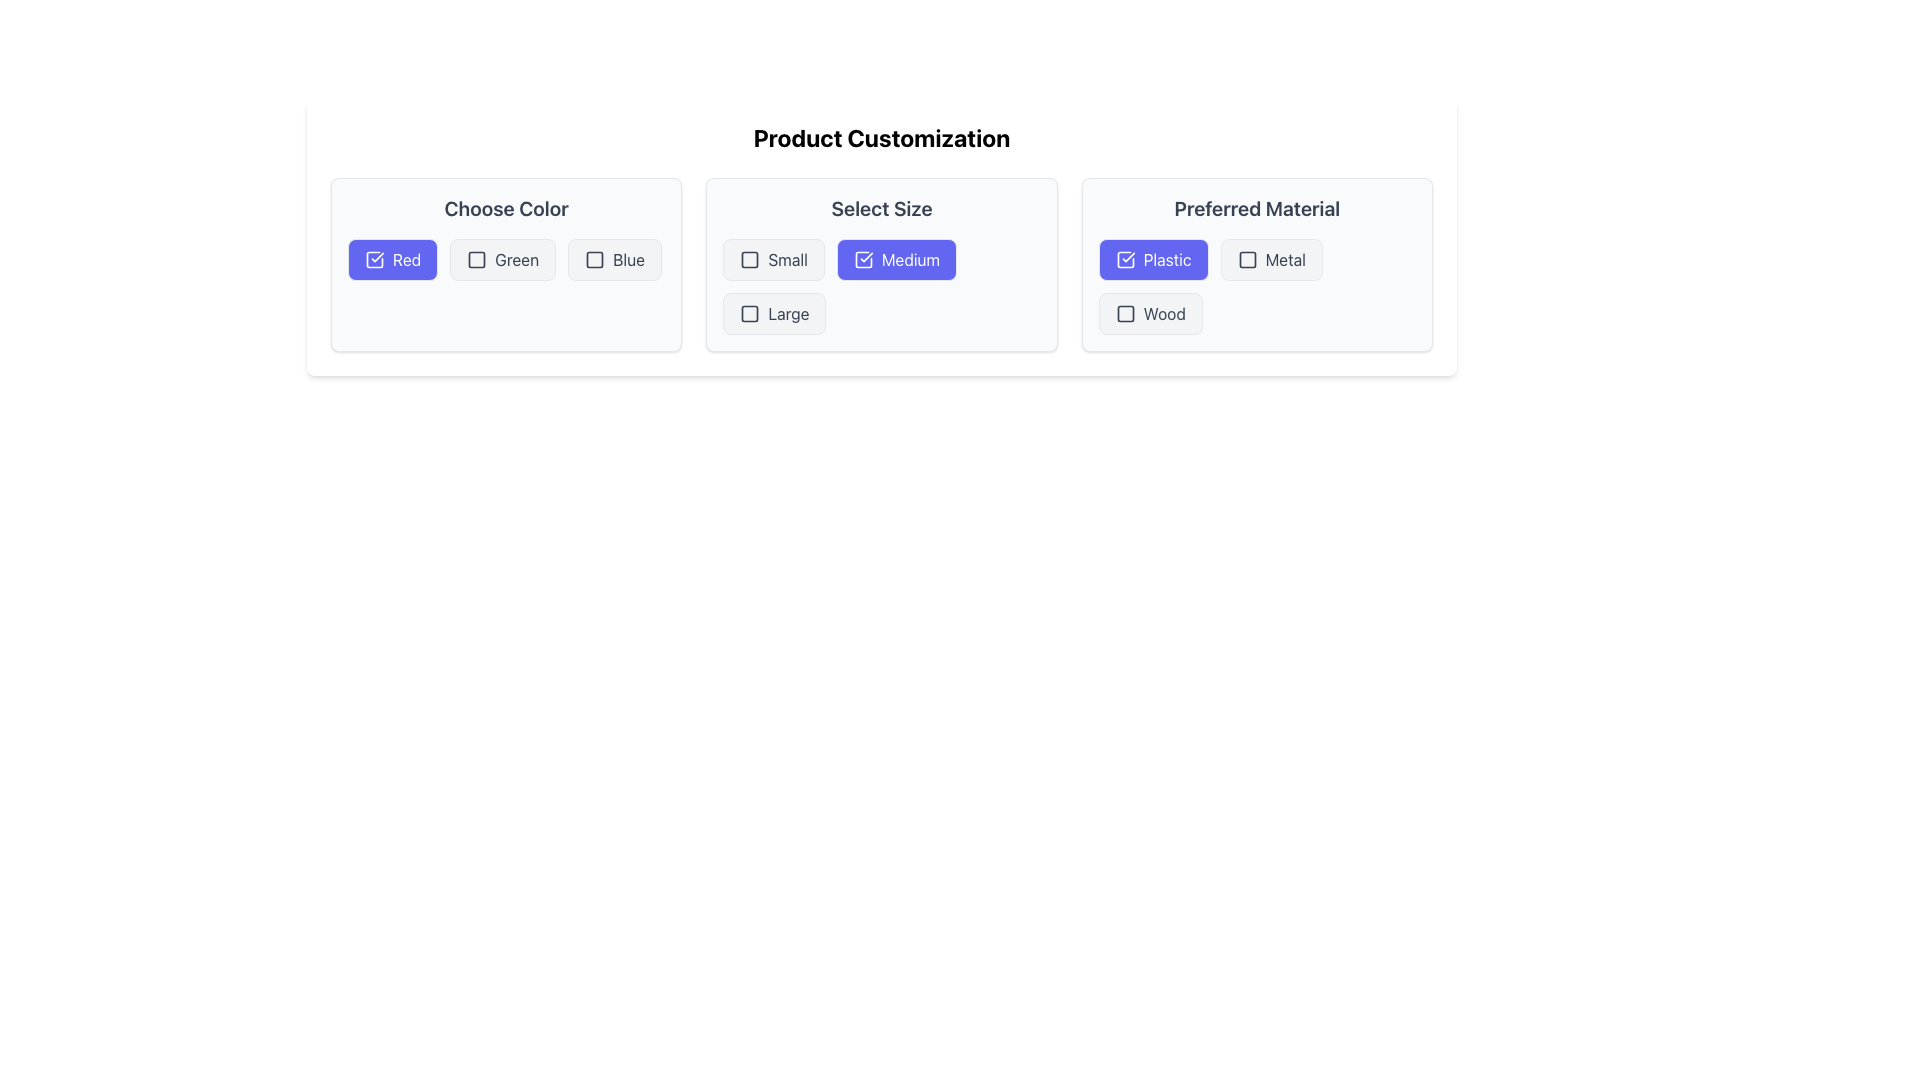  What do you see at coordinates (773, 258) in the screenshot?
I see `the 'Small' size button, which is a clickable button styled with a rounded rectangle shape, light gray background, and dark gray text, containing a checkbox icon to the left` at bounding box center [773, 258].